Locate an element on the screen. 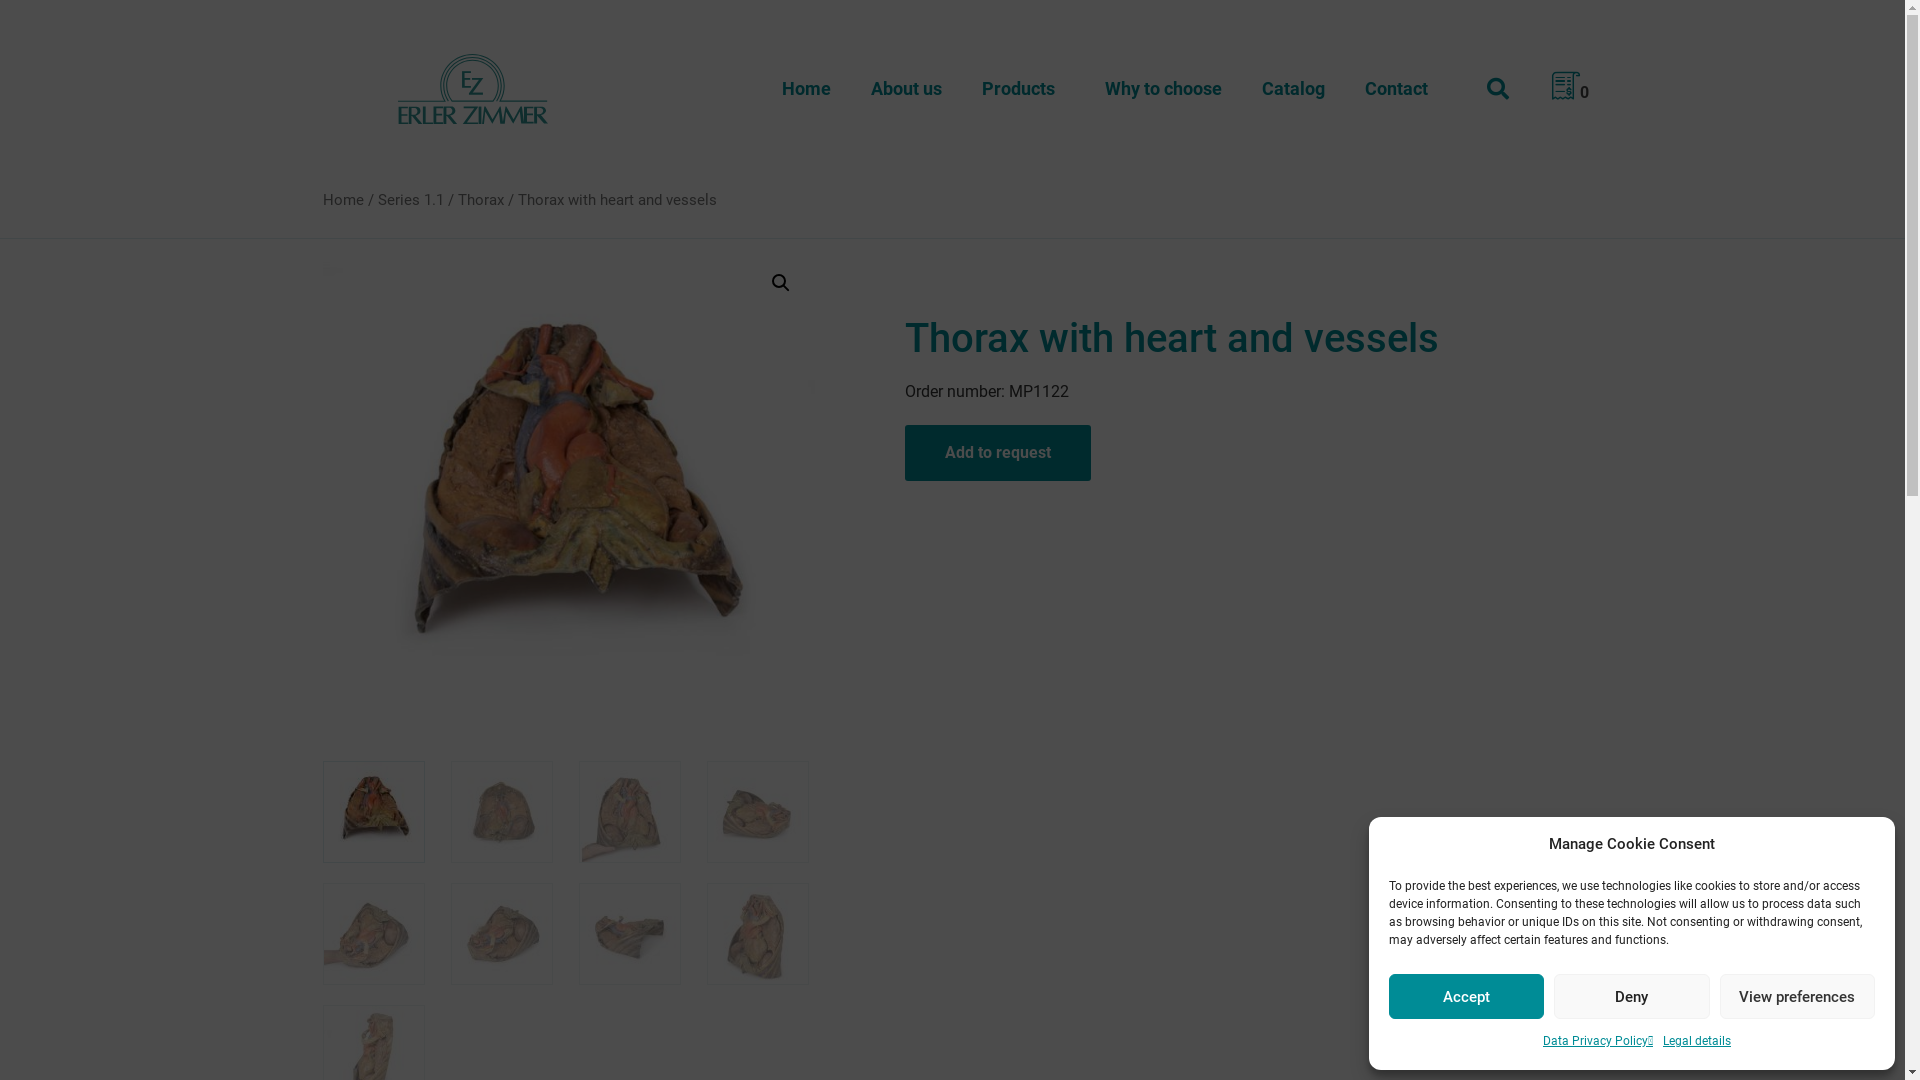 The width and height of the screenshot is (1920, 1080). 'View preferences' is located at coordinates (1797, 996).